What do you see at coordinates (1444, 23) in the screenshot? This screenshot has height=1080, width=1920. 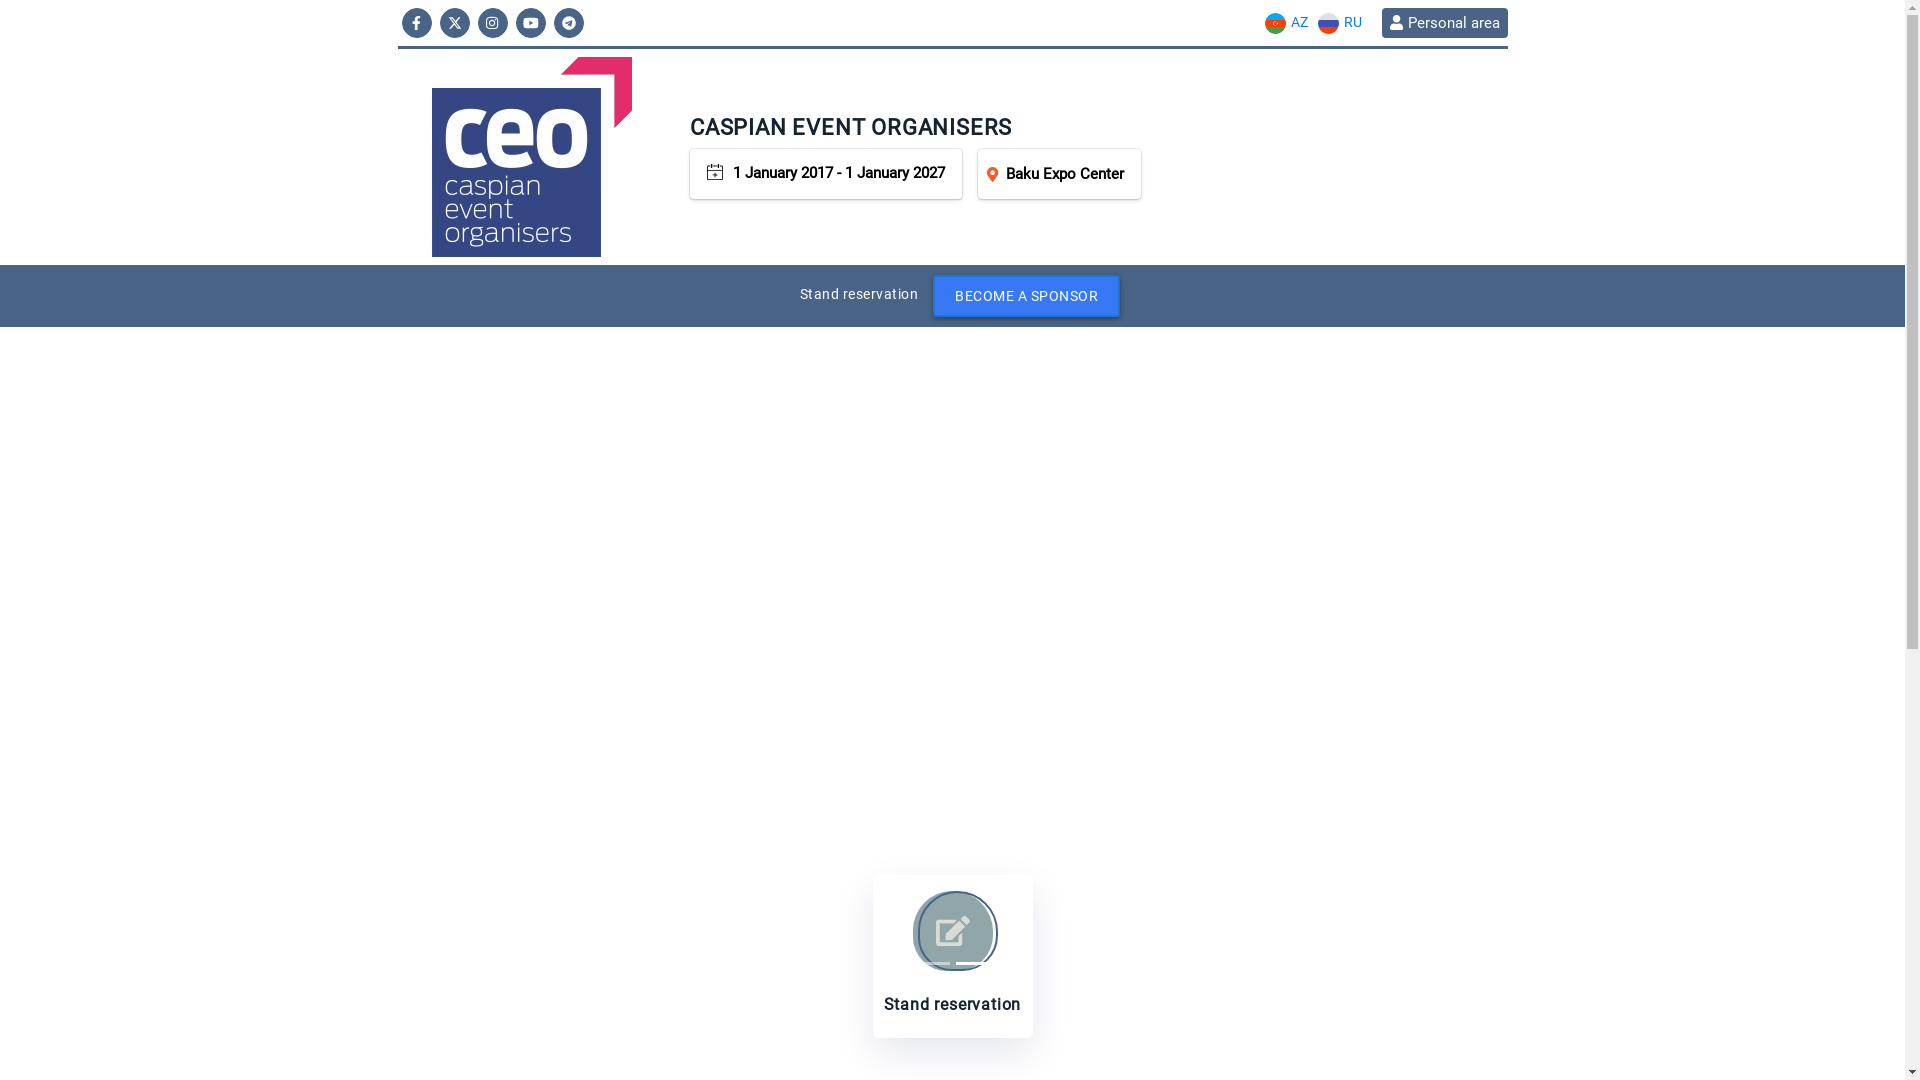 I see `'Personal area'` at bounding box center [1444, 23].